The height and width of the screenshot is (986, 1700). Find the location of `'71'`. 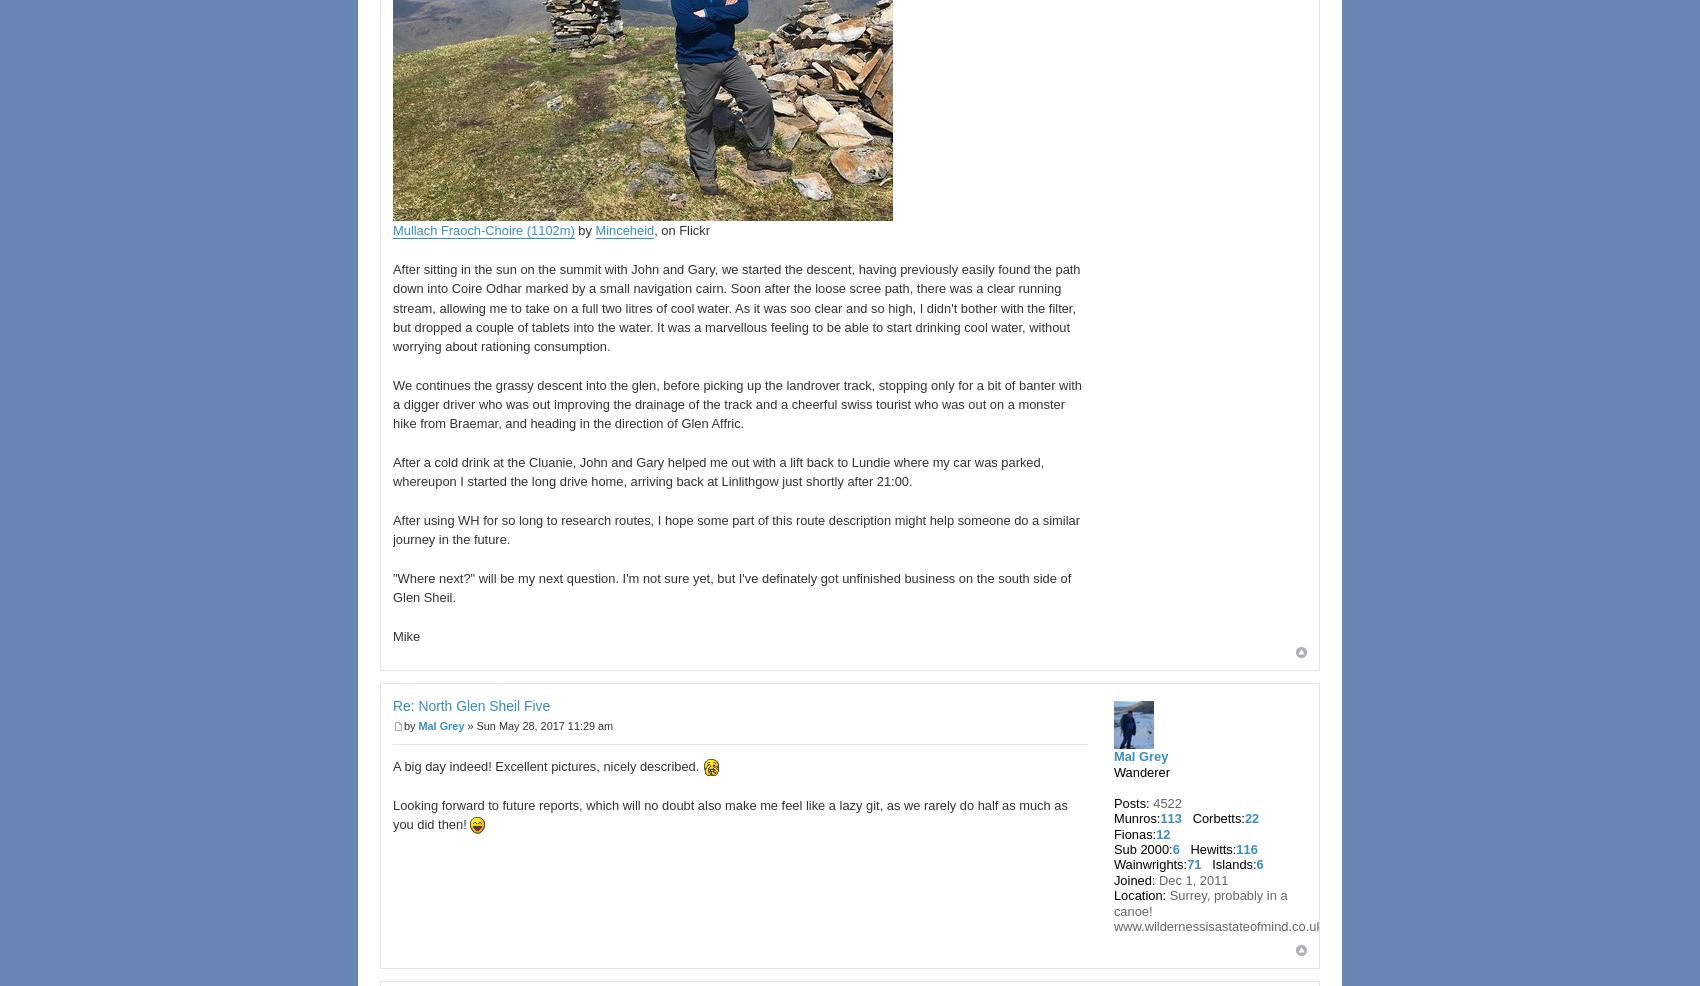

'71' is located at coordinates (1193, 863).